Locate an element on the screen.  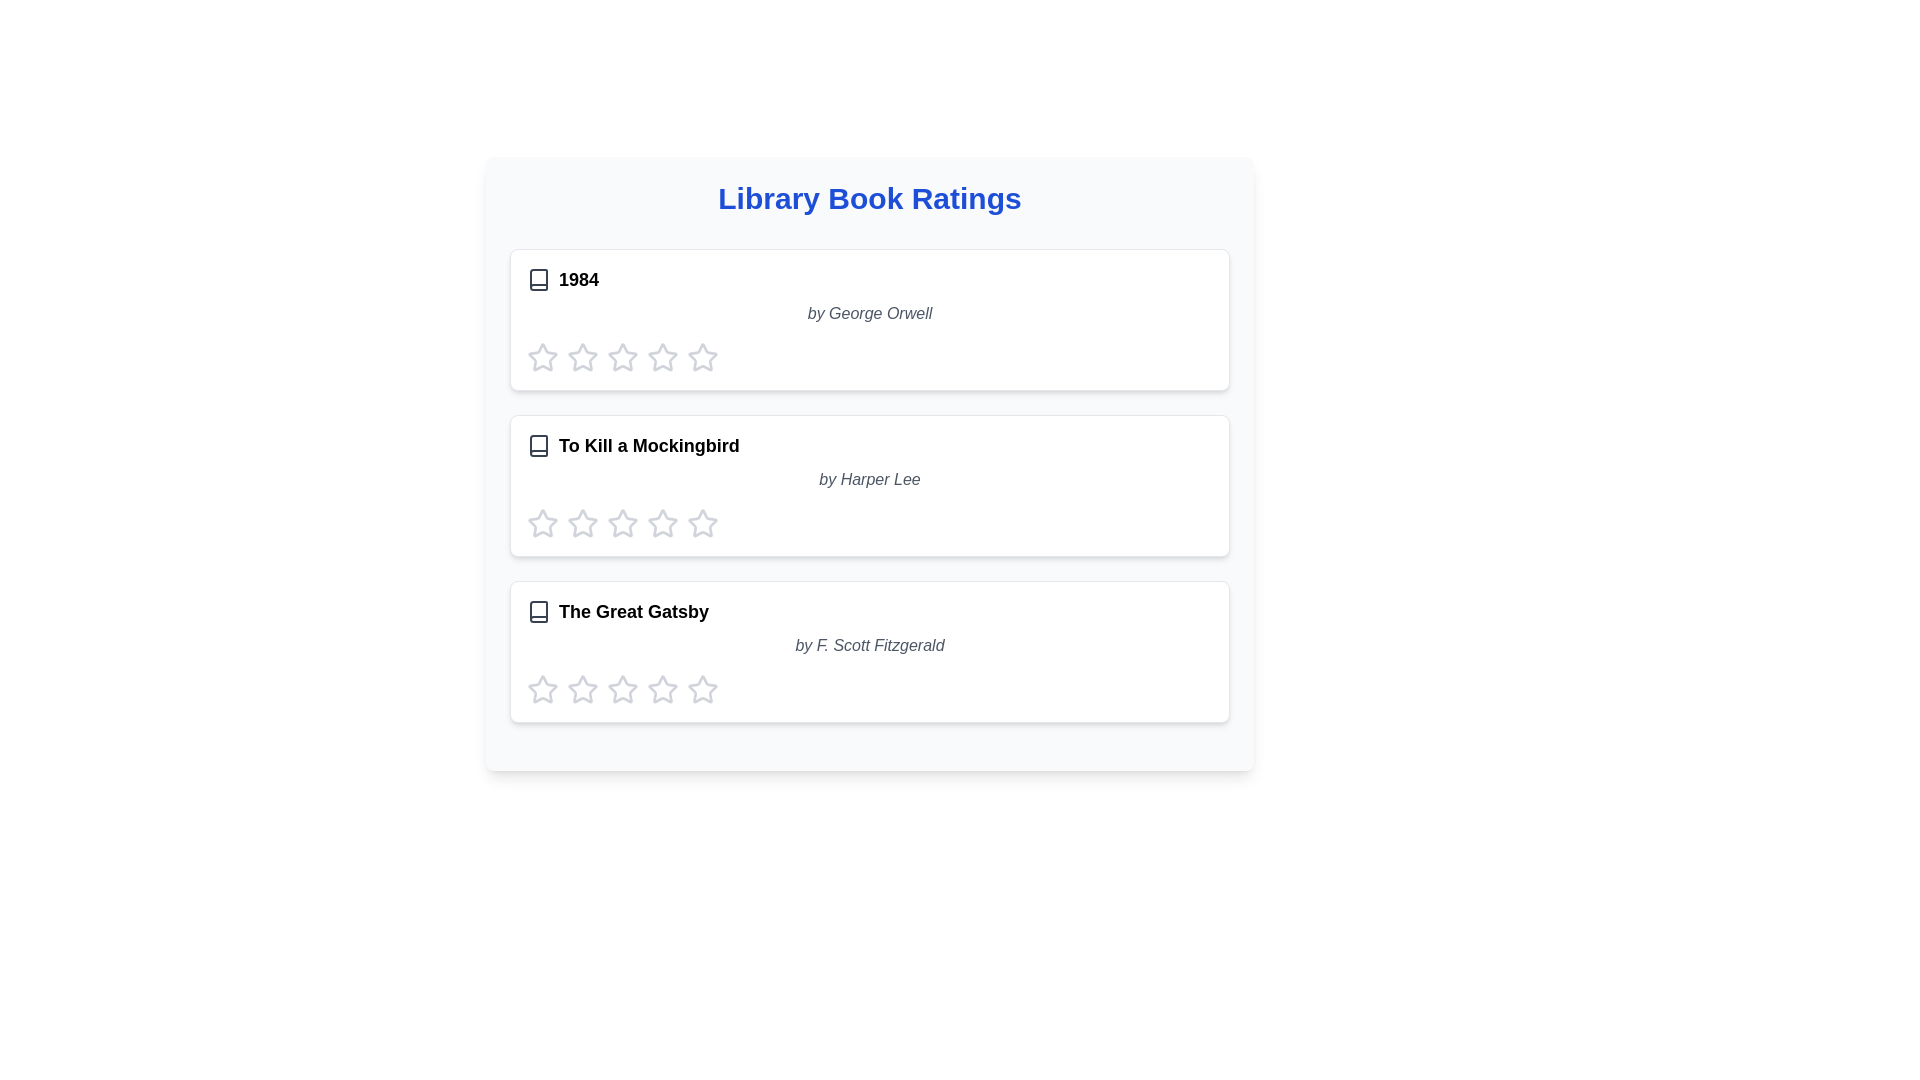
the first star icon in the star rating for 'The Great Gatsby' is located at coordinates (542, 689).